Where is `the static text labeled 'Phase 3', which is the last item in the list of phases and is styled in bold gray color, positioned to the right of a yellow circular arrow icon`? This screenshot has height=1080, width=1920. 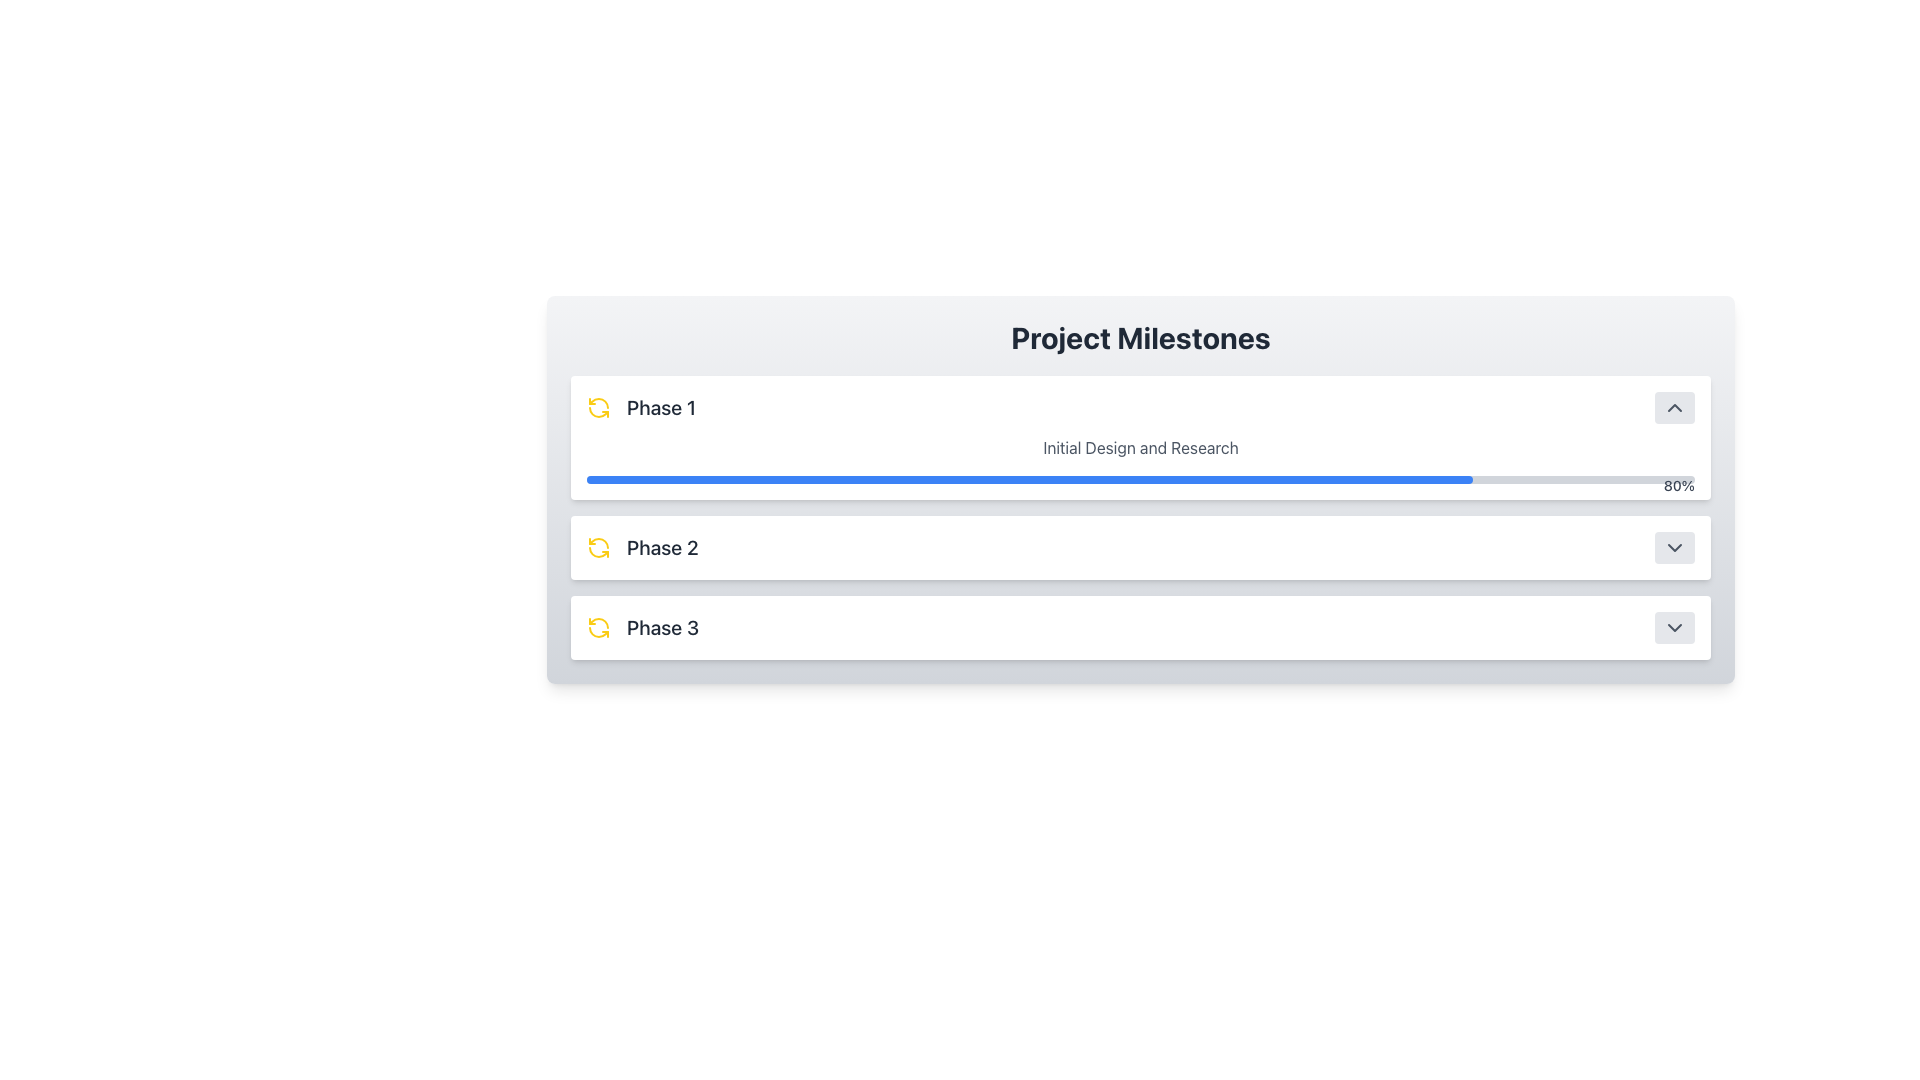
the static text labeled 'Phase 3', which is the last item in the list of phases and is styled in bold gray color, positioned to the right of a yellow circular arrow icon is located at coordinates (662, 627).